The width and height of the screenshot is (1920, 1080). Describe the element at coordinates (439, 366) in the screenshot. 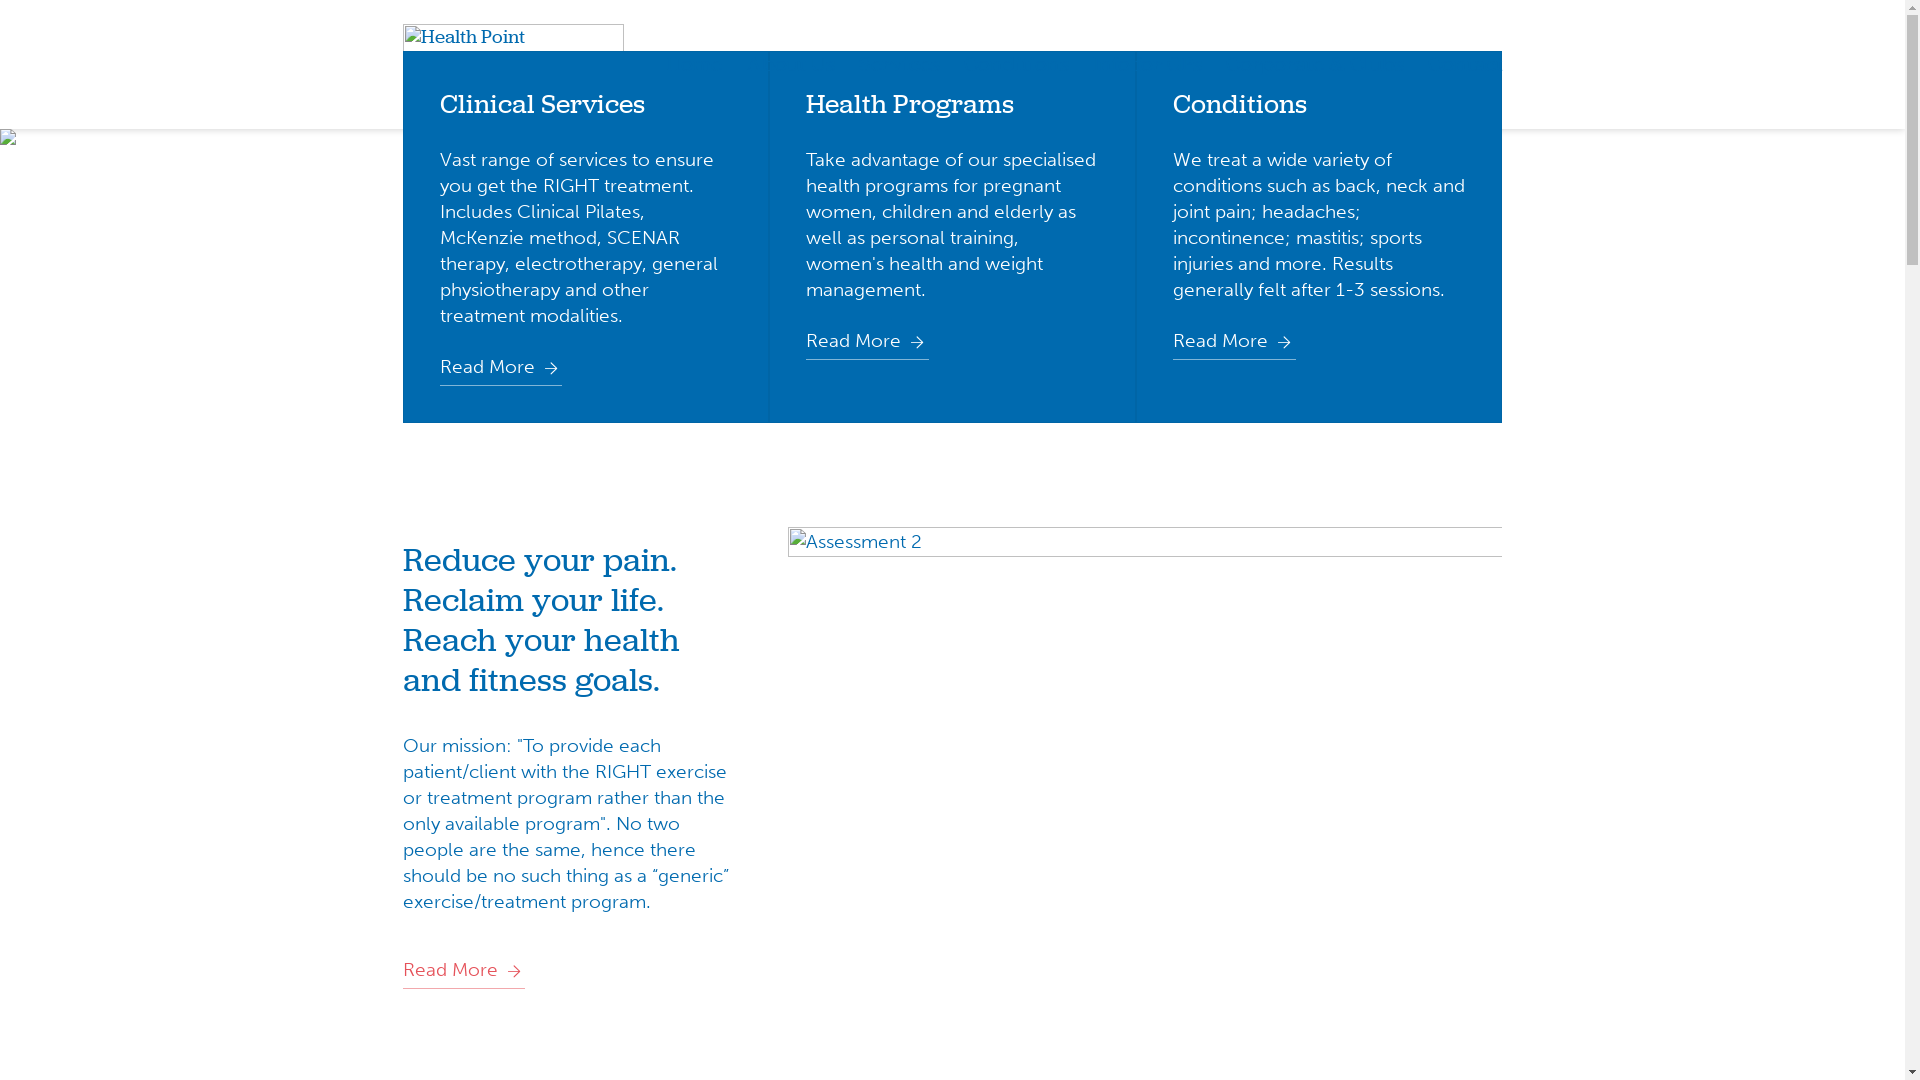

I see `'Read More'` at that location.